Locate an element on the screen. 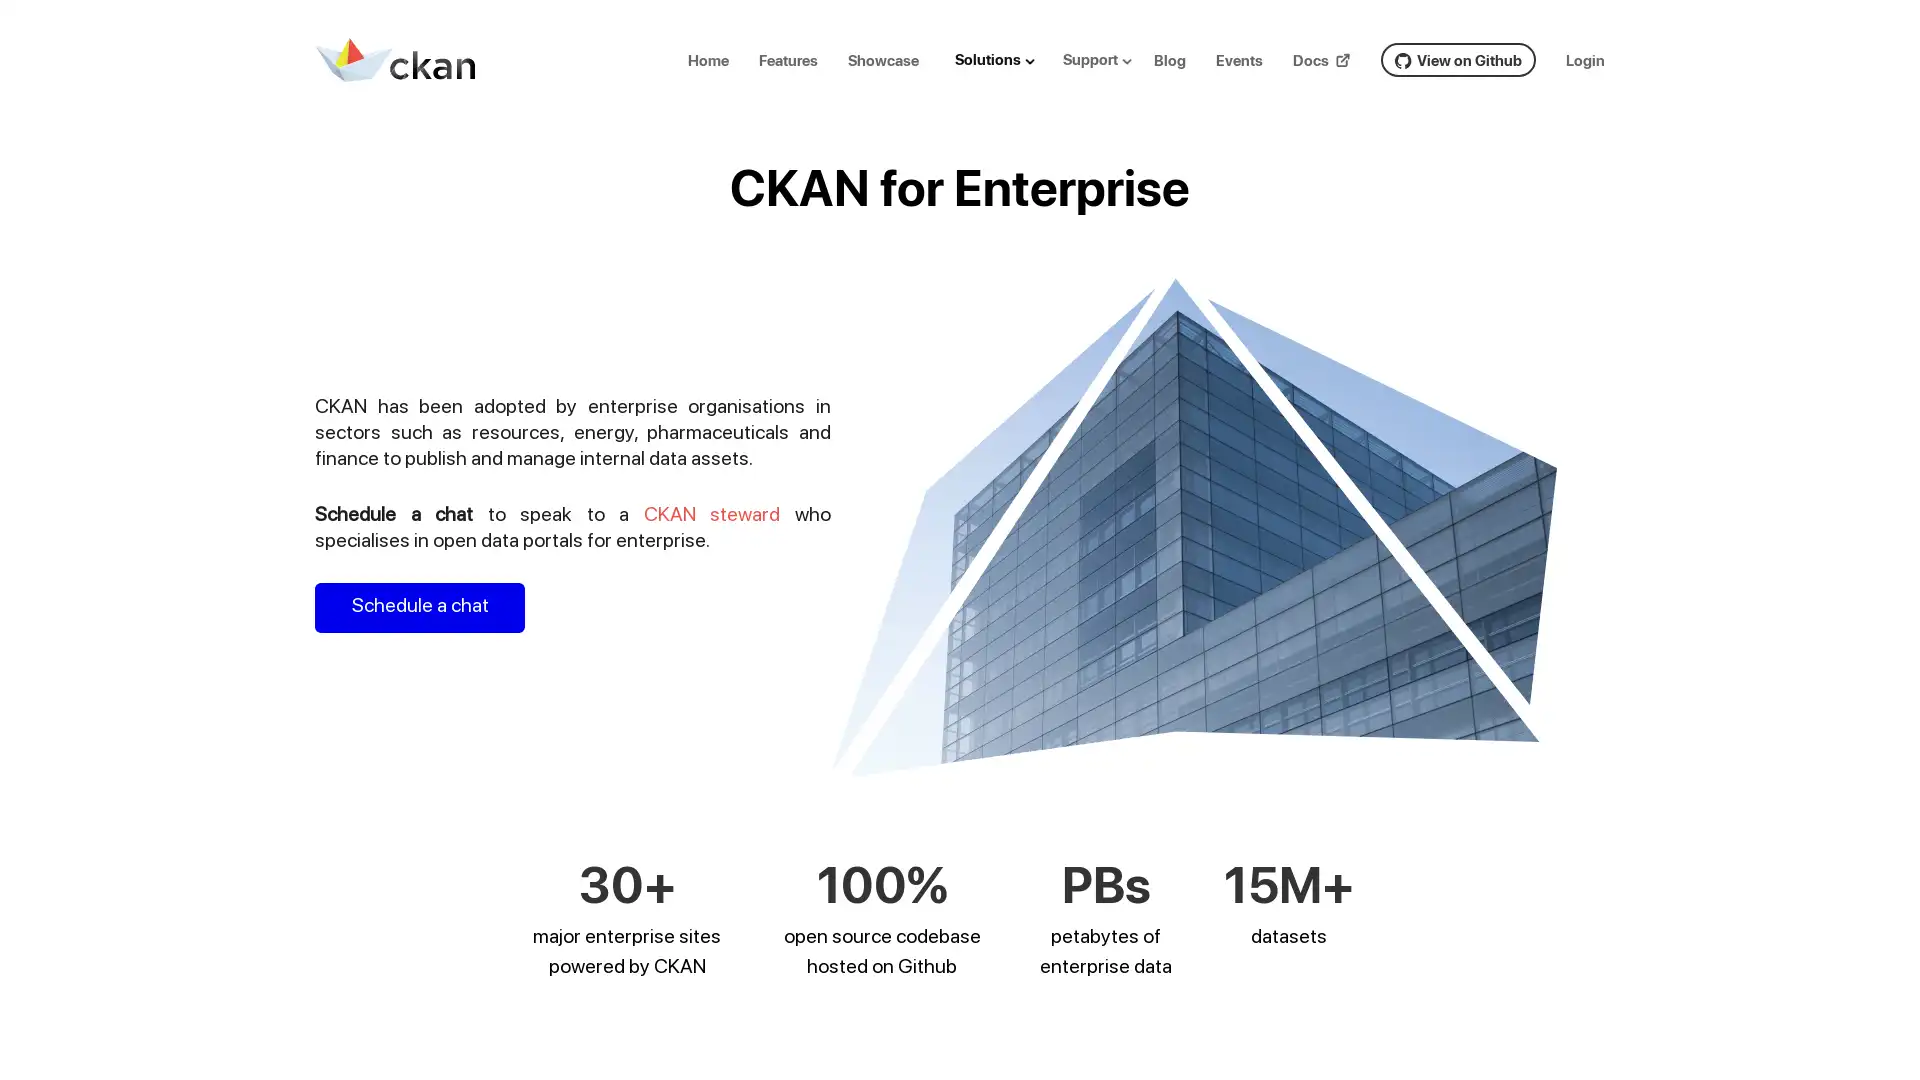 The height and width of the screenshot is (1080, 1920). Support is located at coordinates (1104, 58).